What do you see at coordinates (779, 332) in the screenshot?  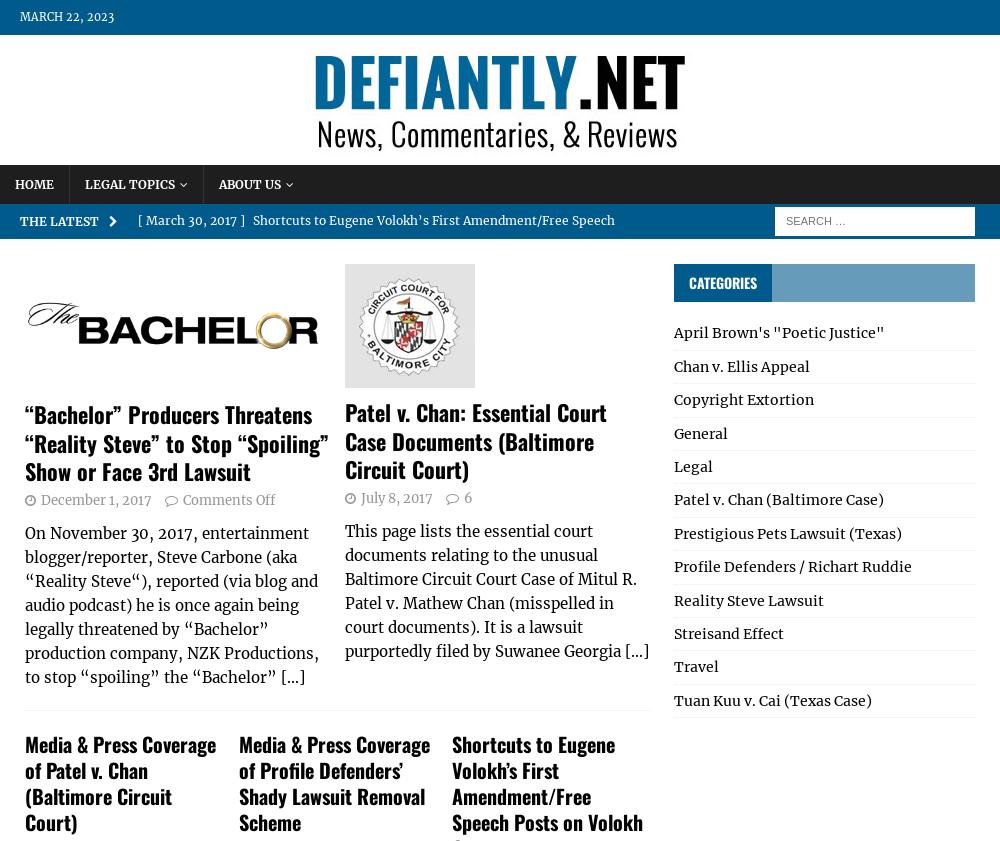 I see `'April Brown's "Poetic Justice"'` at bounding box center [779, 332].